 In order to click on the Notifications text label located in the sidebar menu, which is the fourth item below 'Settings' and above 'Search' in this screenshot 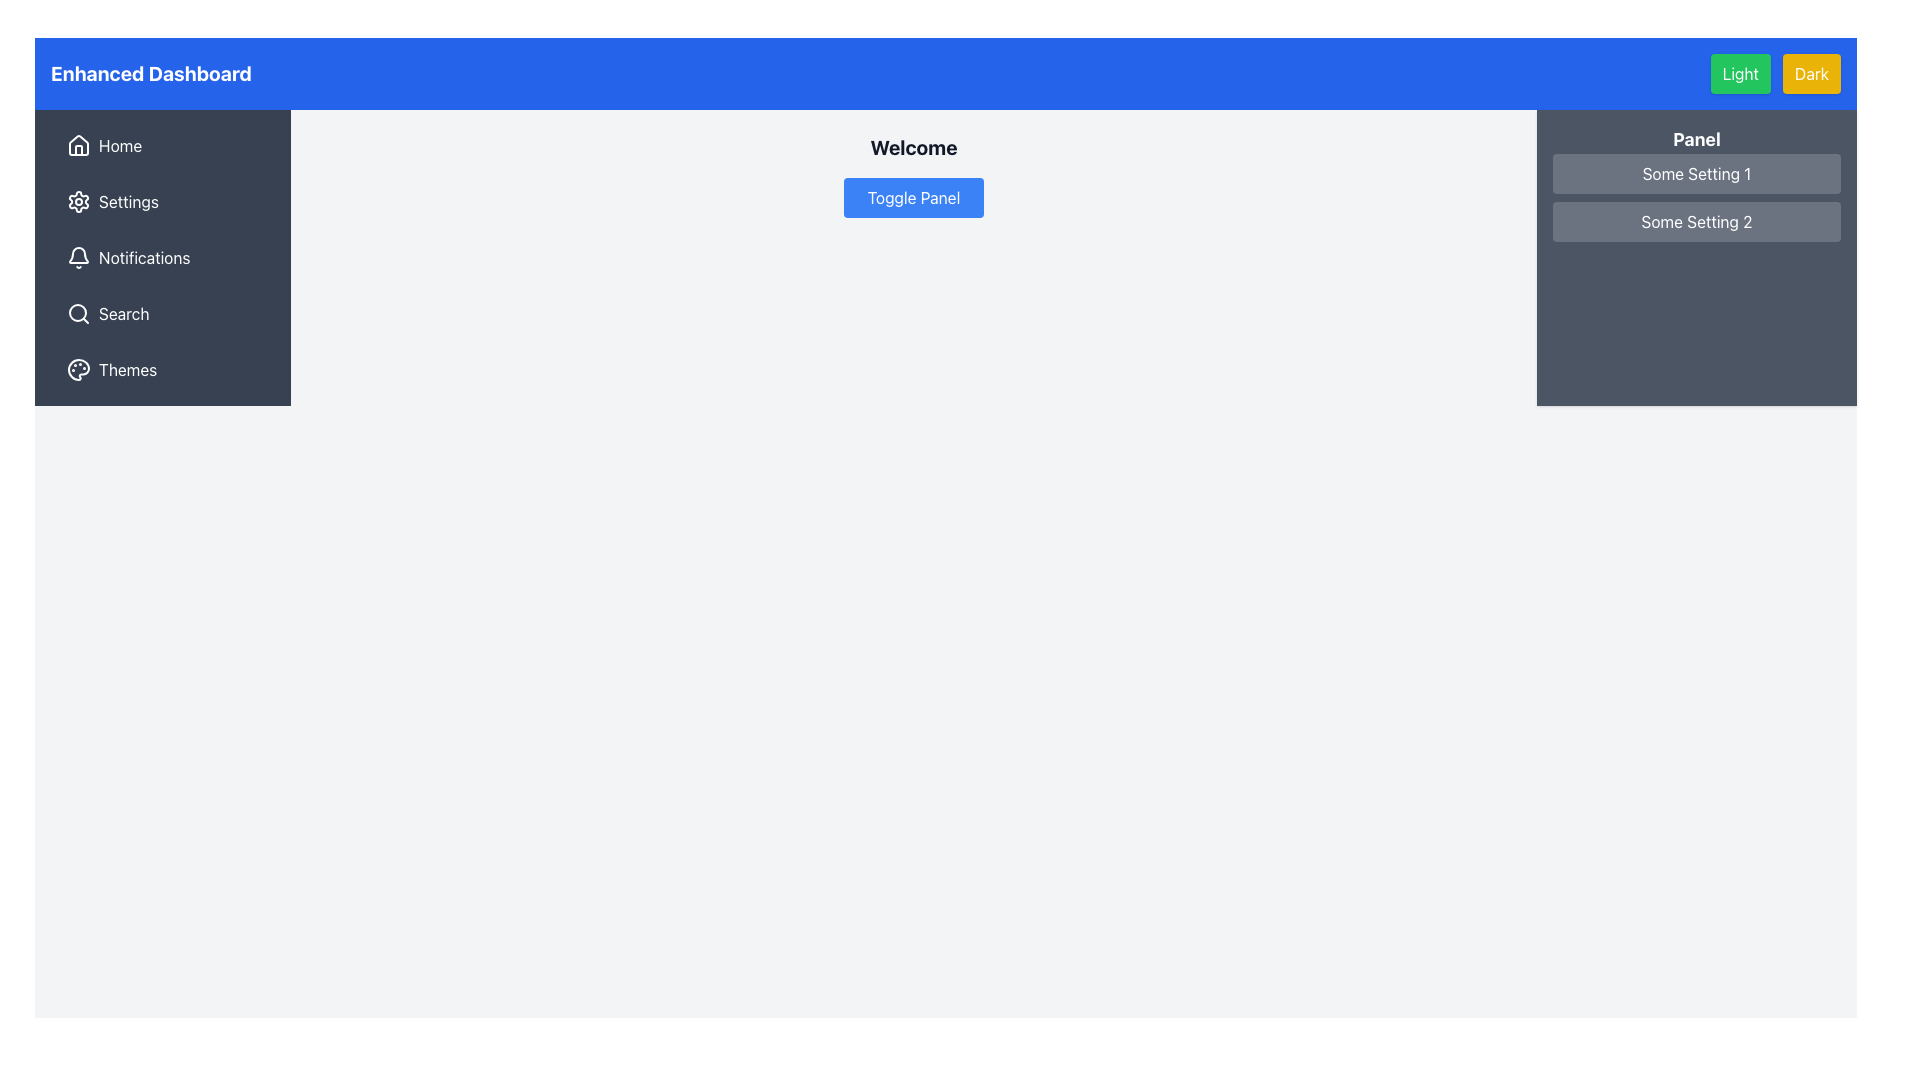, I will do `click(143, 257)`.